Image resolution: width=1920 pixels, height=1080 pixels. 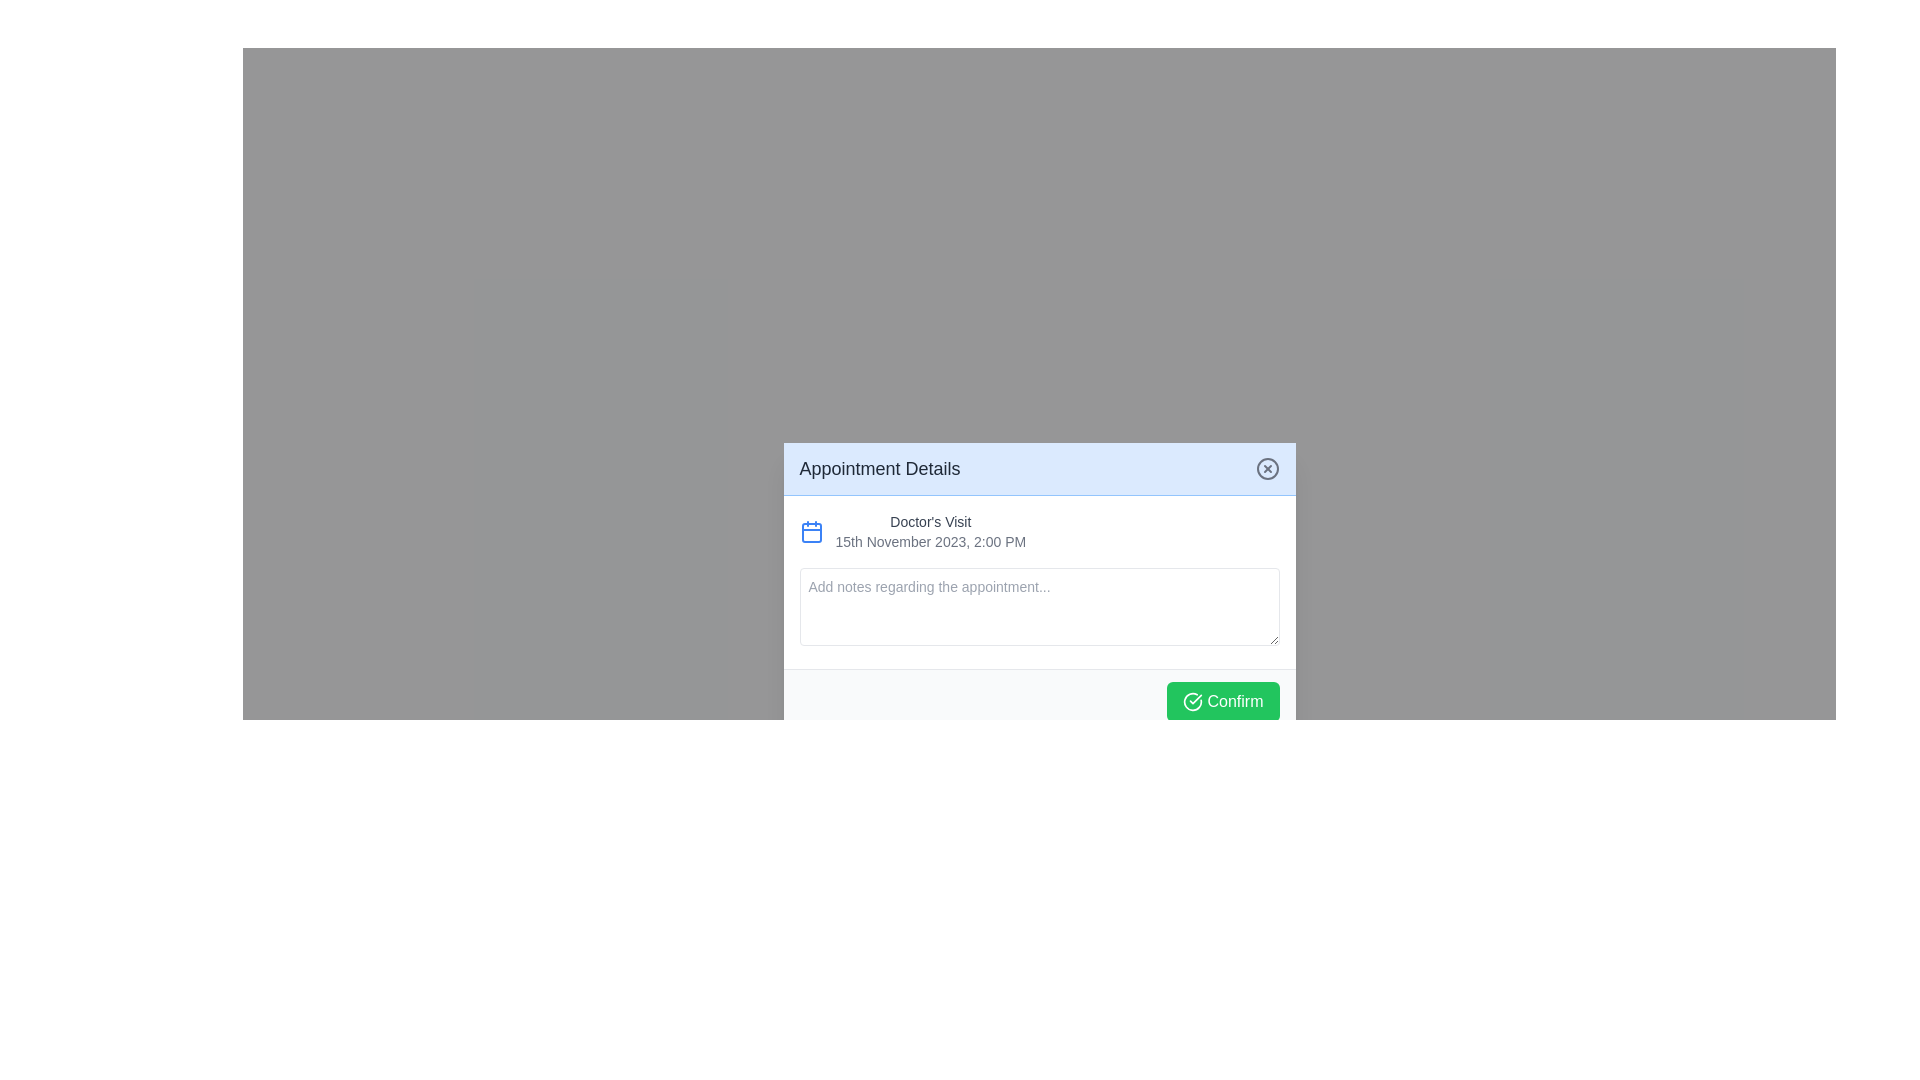 I want to click on the Text label providing information about a scheduled doctor's visit, which is located in the 'Appointment Details' modal, positioned to the right of a blue calendar icon and above a text input field for notes, so click(x=929, y=530).